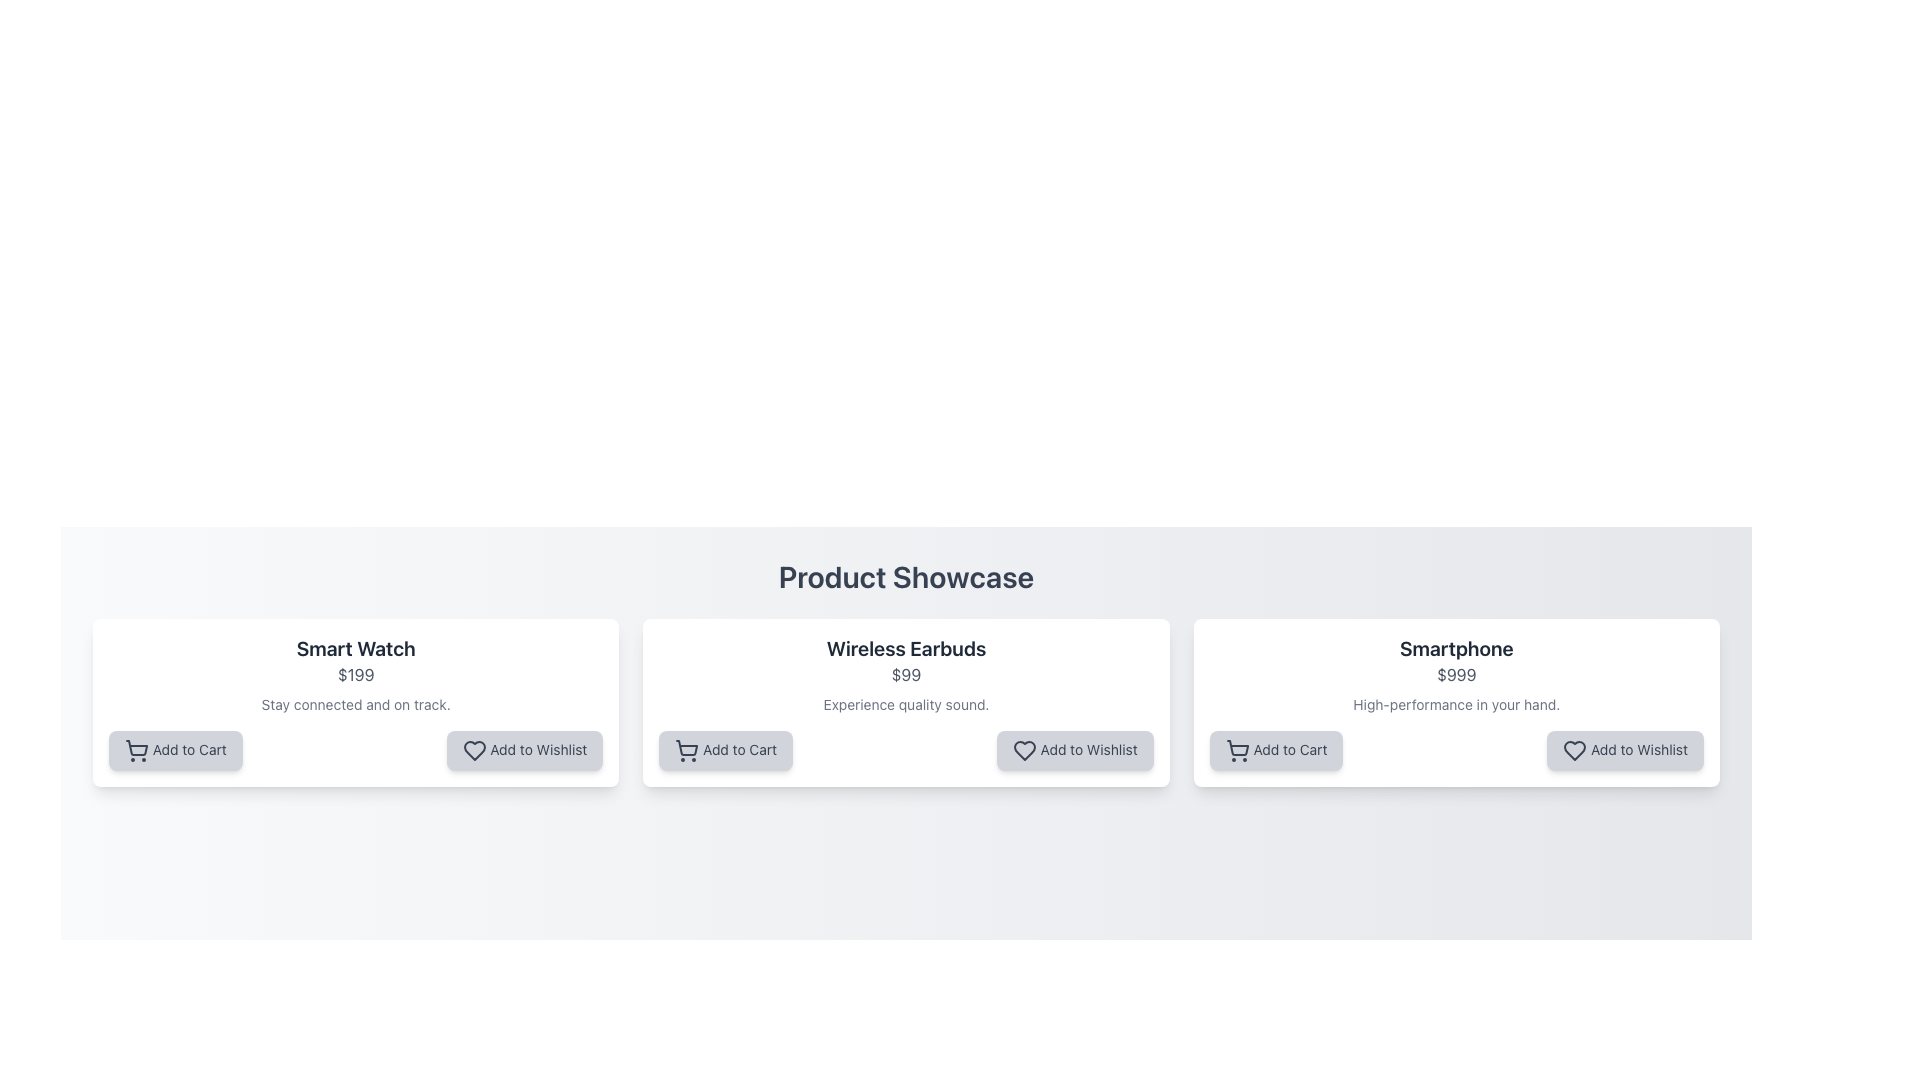 The image size is (1920, 1080). Describe the element at coordinates (1024, 751) in the screenshot. I see `the 'Add to Wishlist' icon located beneath the title 'Wireless Earbuds' in the middle card of the interface` at that location.